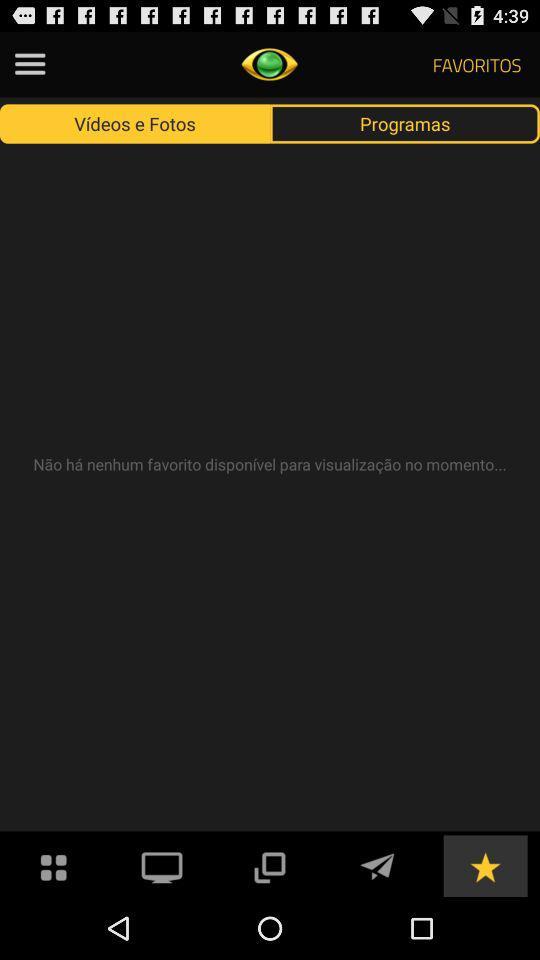 This screenshot has height=960, width=540. Describe the element at coordinates (135, 122) in the screenshot. I see `the item to the left of programas icon` at that location.